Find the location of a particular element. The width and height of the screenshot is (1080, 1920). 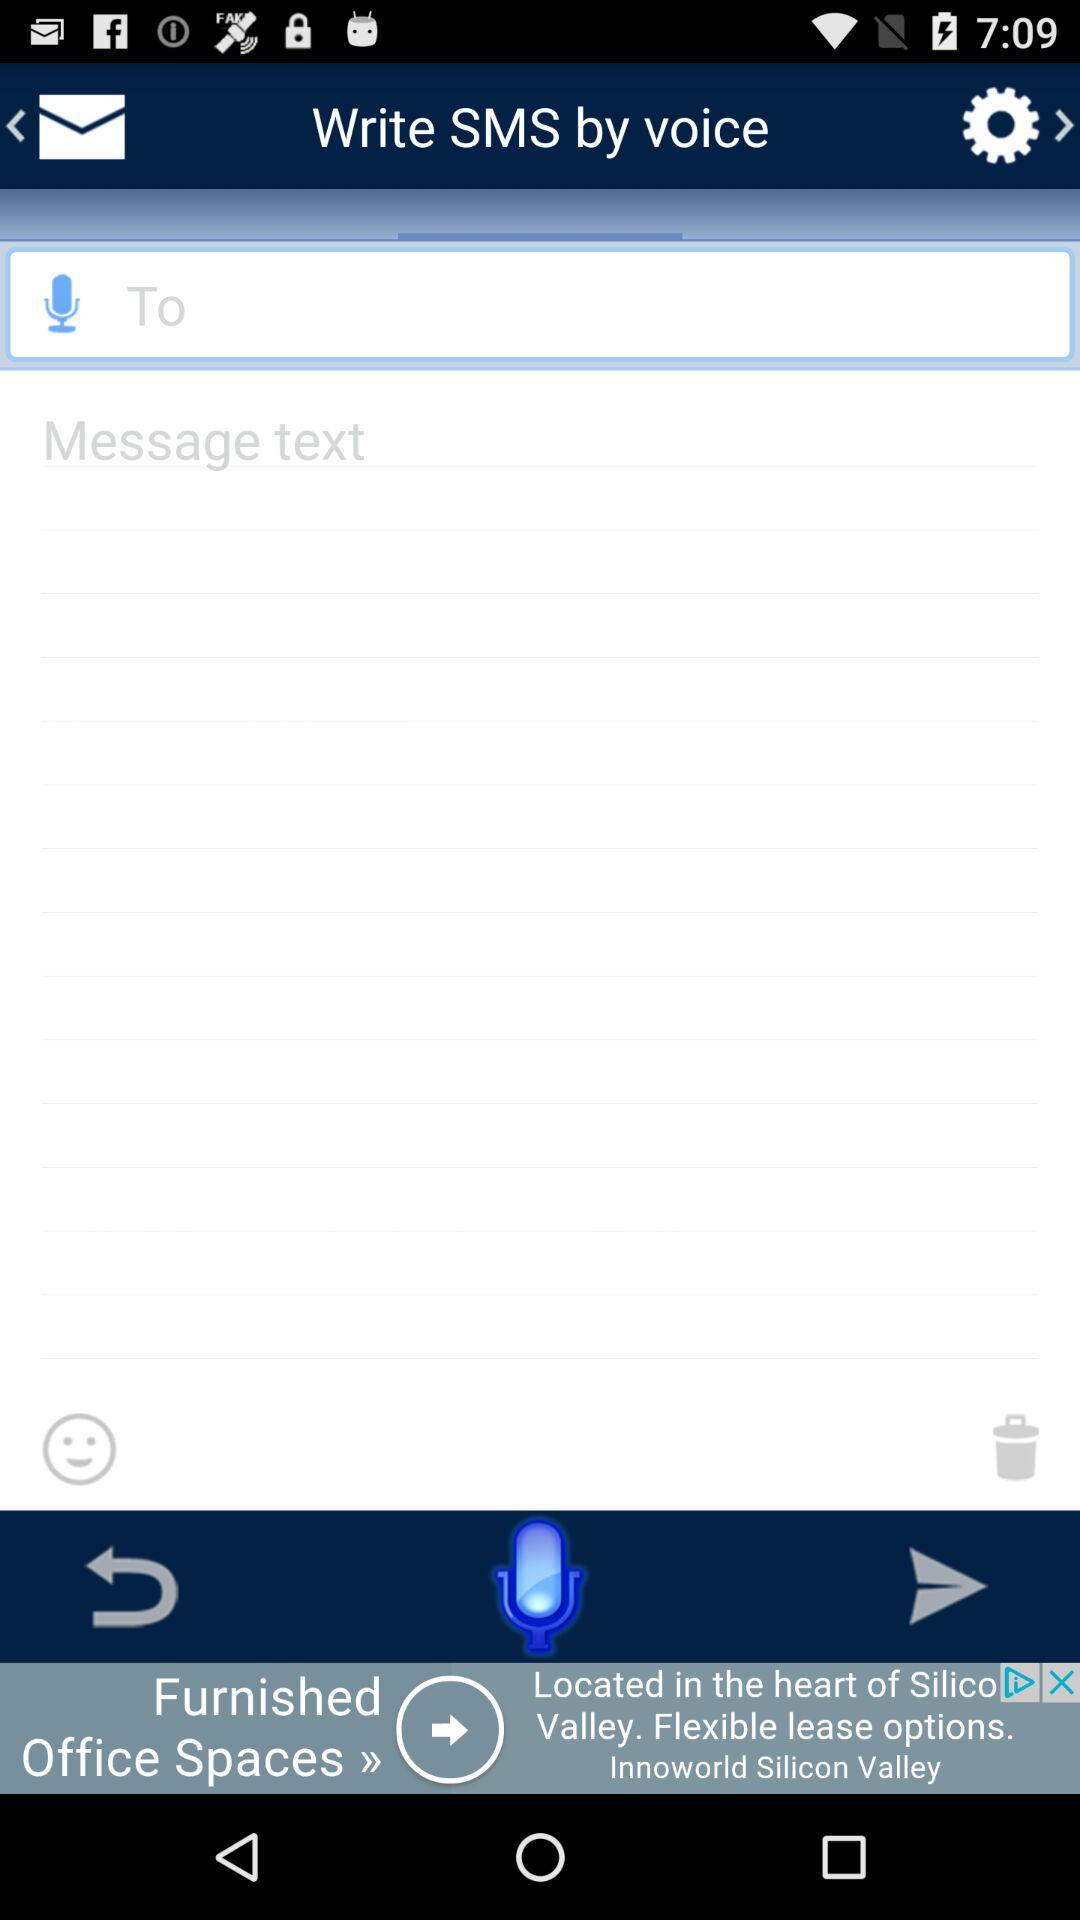

microphone is located at coordinates (540, 303).